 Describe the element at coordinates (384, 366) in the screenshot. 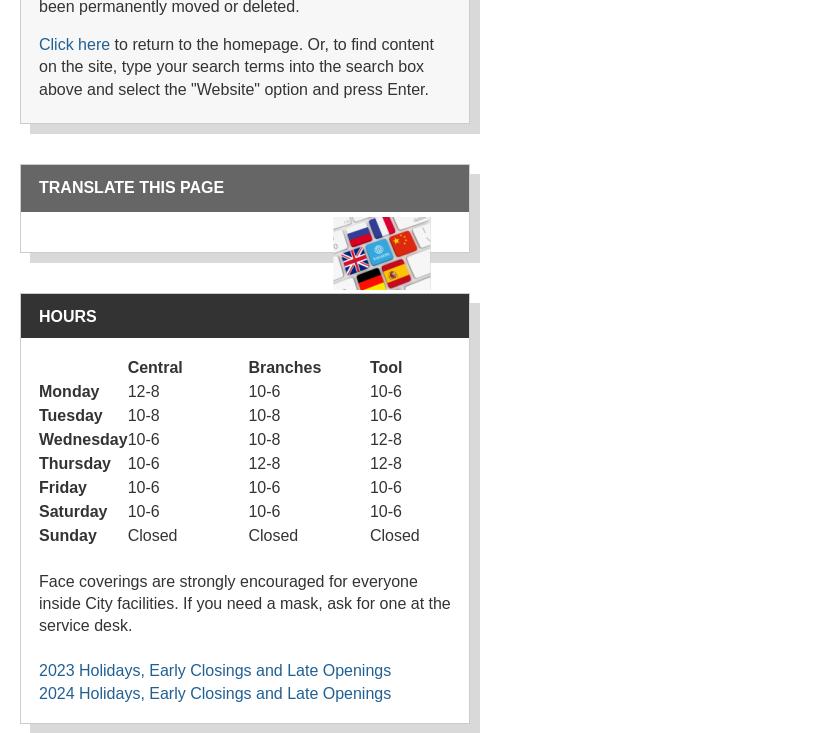

I see `'Tool'` at that location.